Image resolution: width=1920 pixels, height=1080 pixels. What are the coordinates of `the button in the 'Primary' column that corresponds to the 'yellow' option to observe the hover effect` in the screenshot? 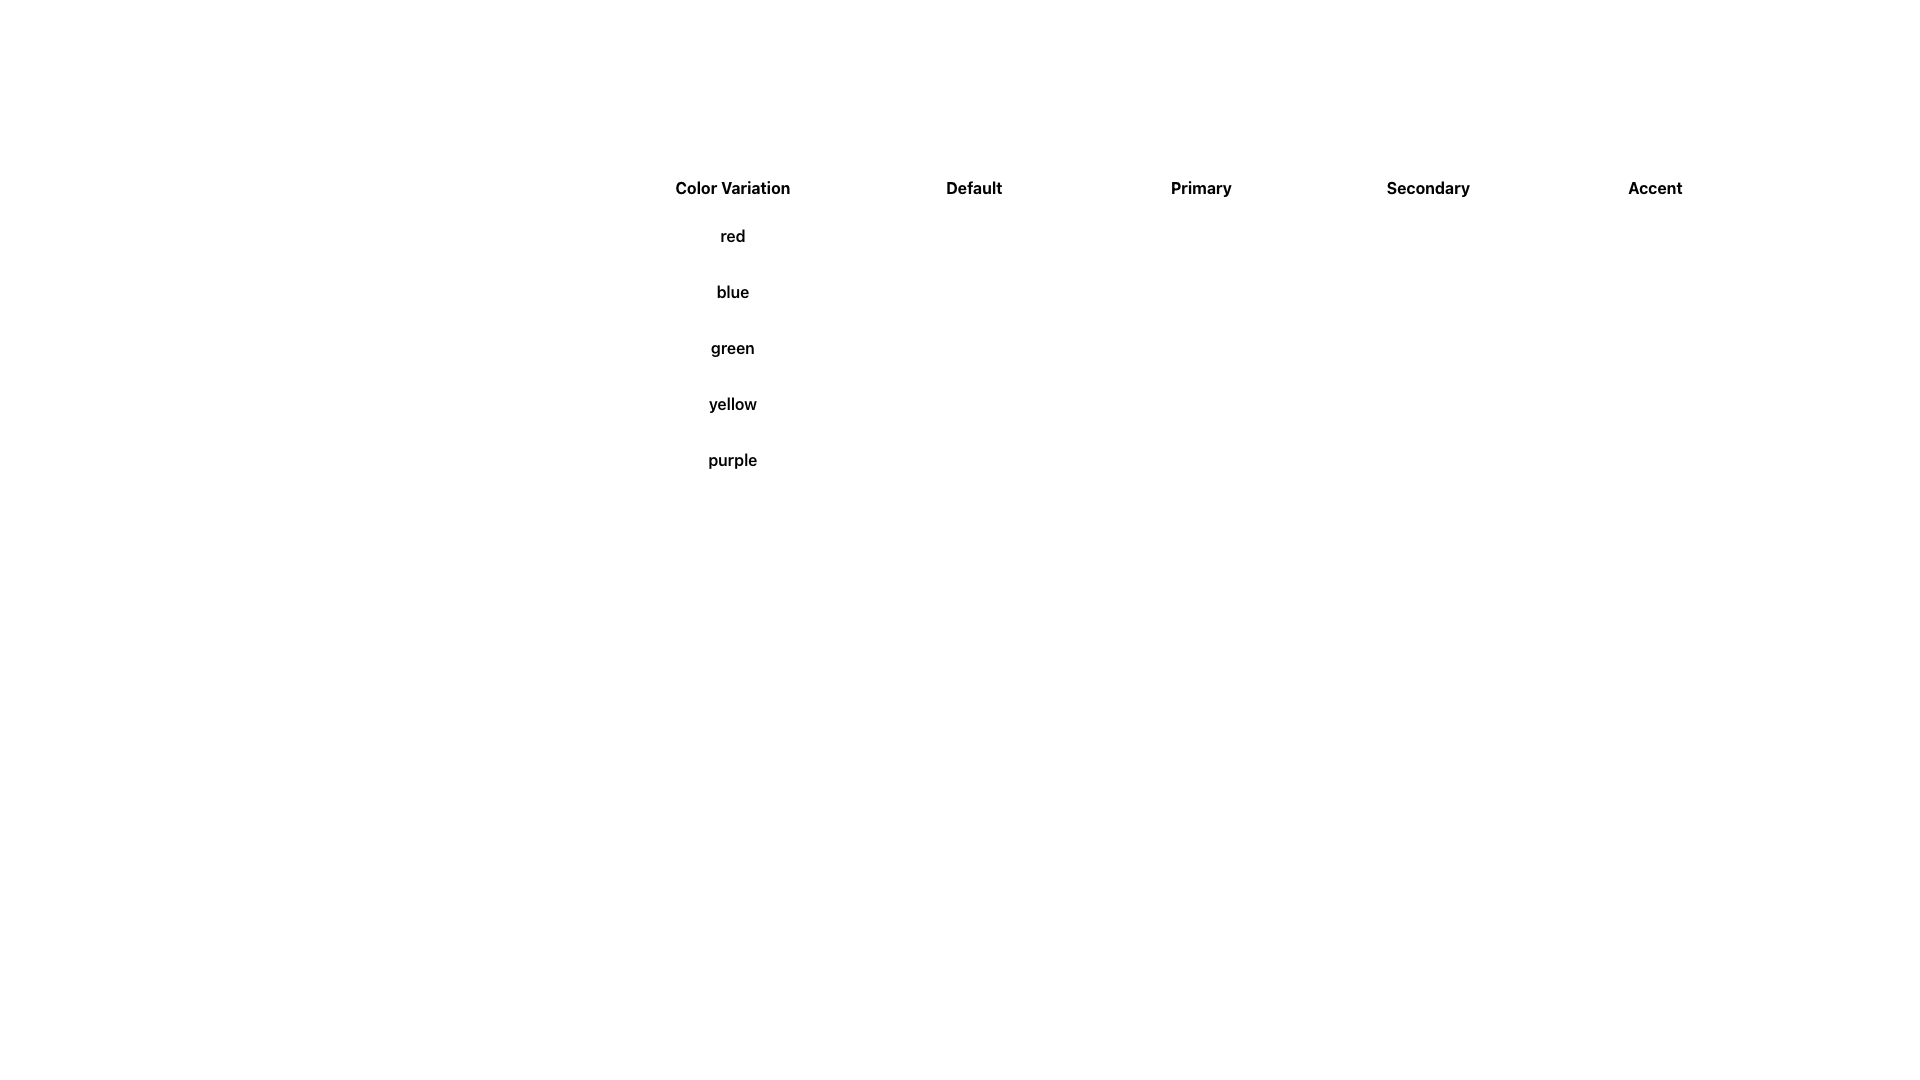 It's located at (1152, 404).